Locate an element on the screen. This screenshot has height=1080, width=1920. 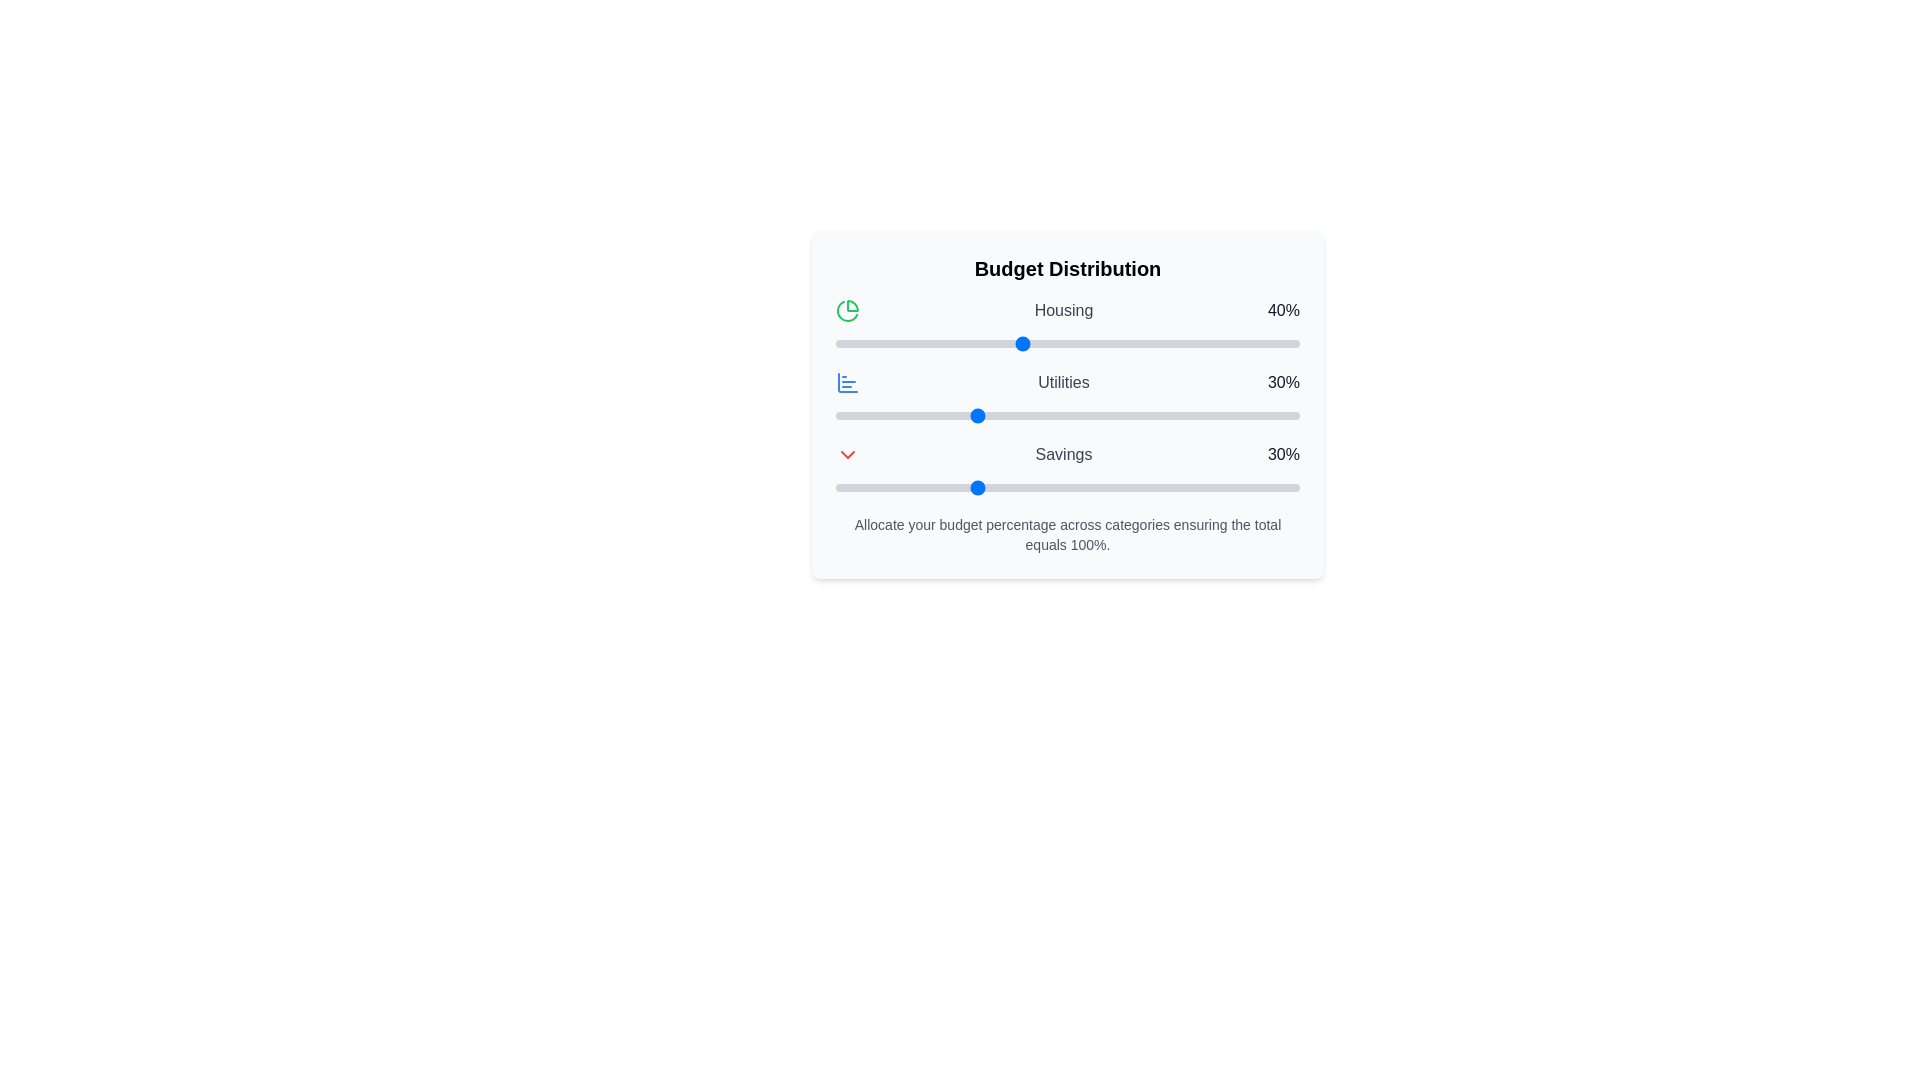
housing budget is located at coordinates (1193, 342).